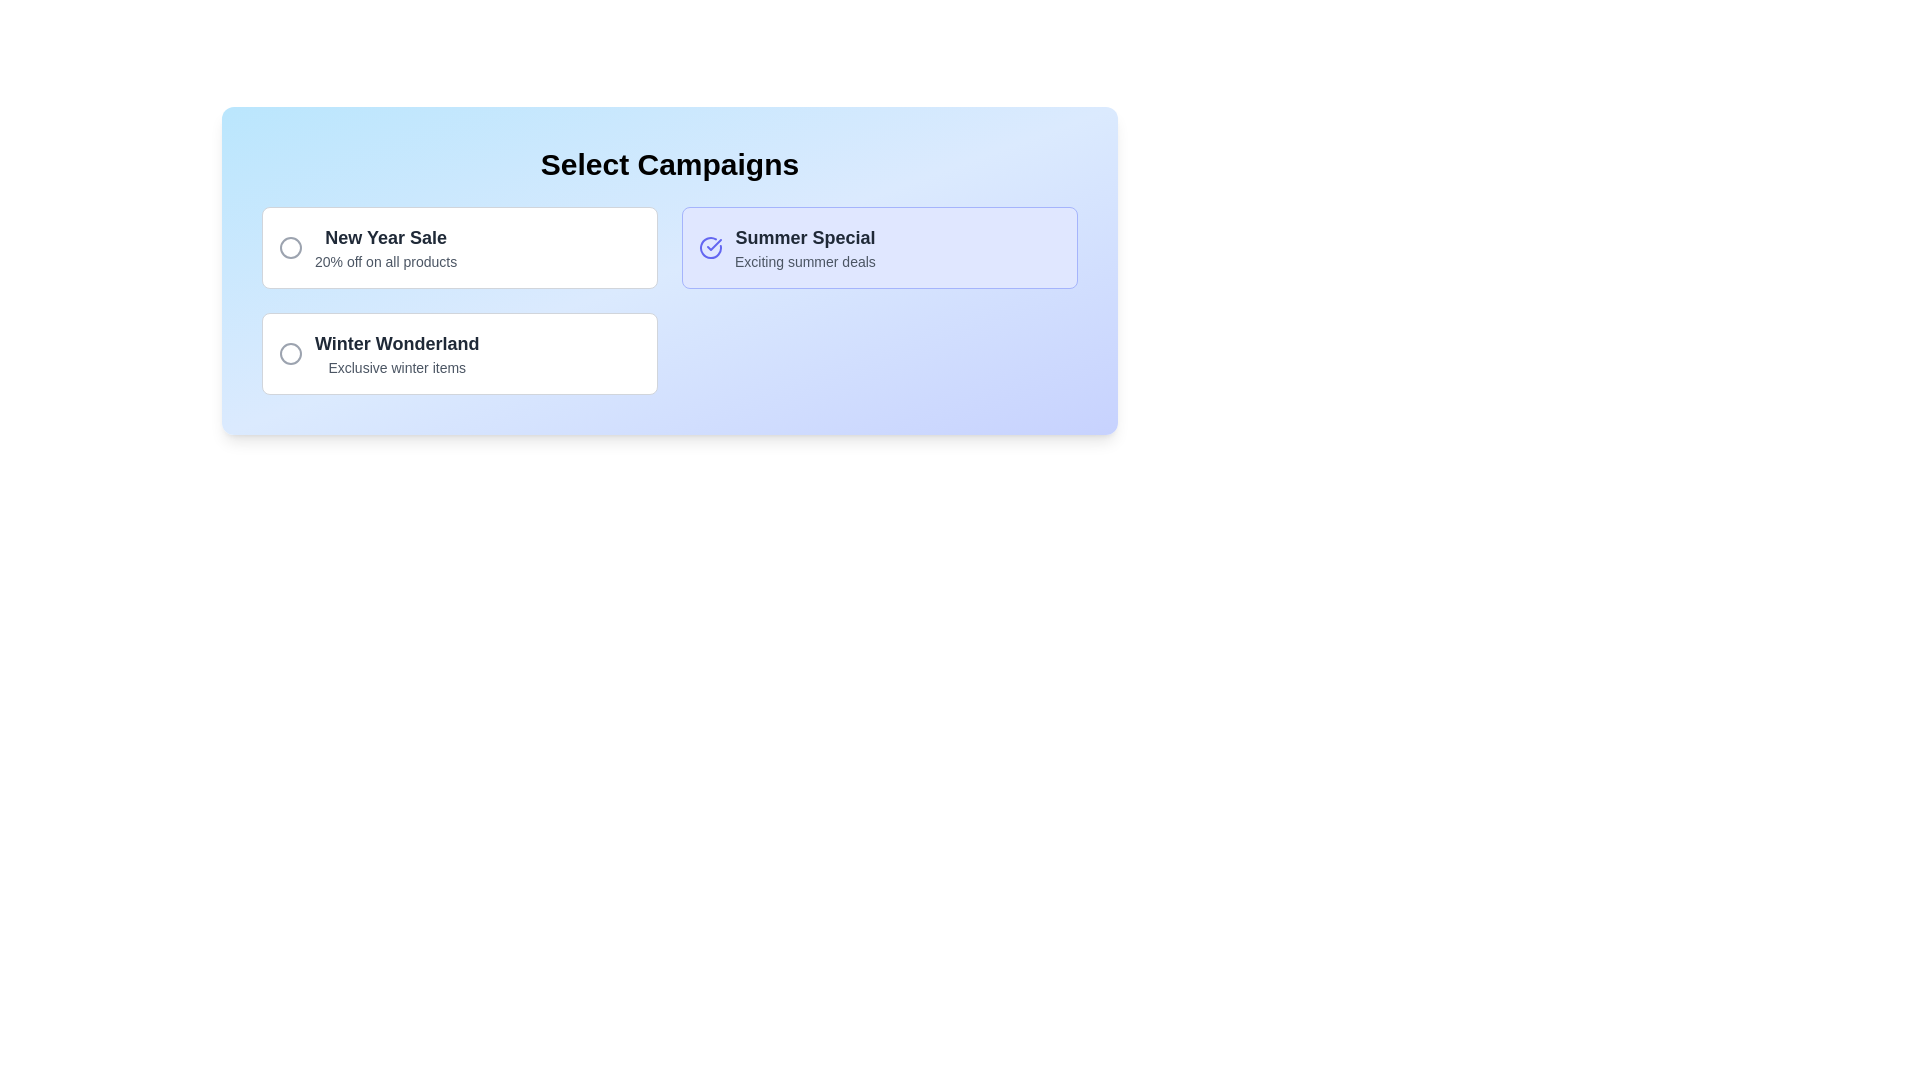  I want to click on the static text display that serves as a title or header for the section, which guides the user to select campaigns, so click(670, 164).